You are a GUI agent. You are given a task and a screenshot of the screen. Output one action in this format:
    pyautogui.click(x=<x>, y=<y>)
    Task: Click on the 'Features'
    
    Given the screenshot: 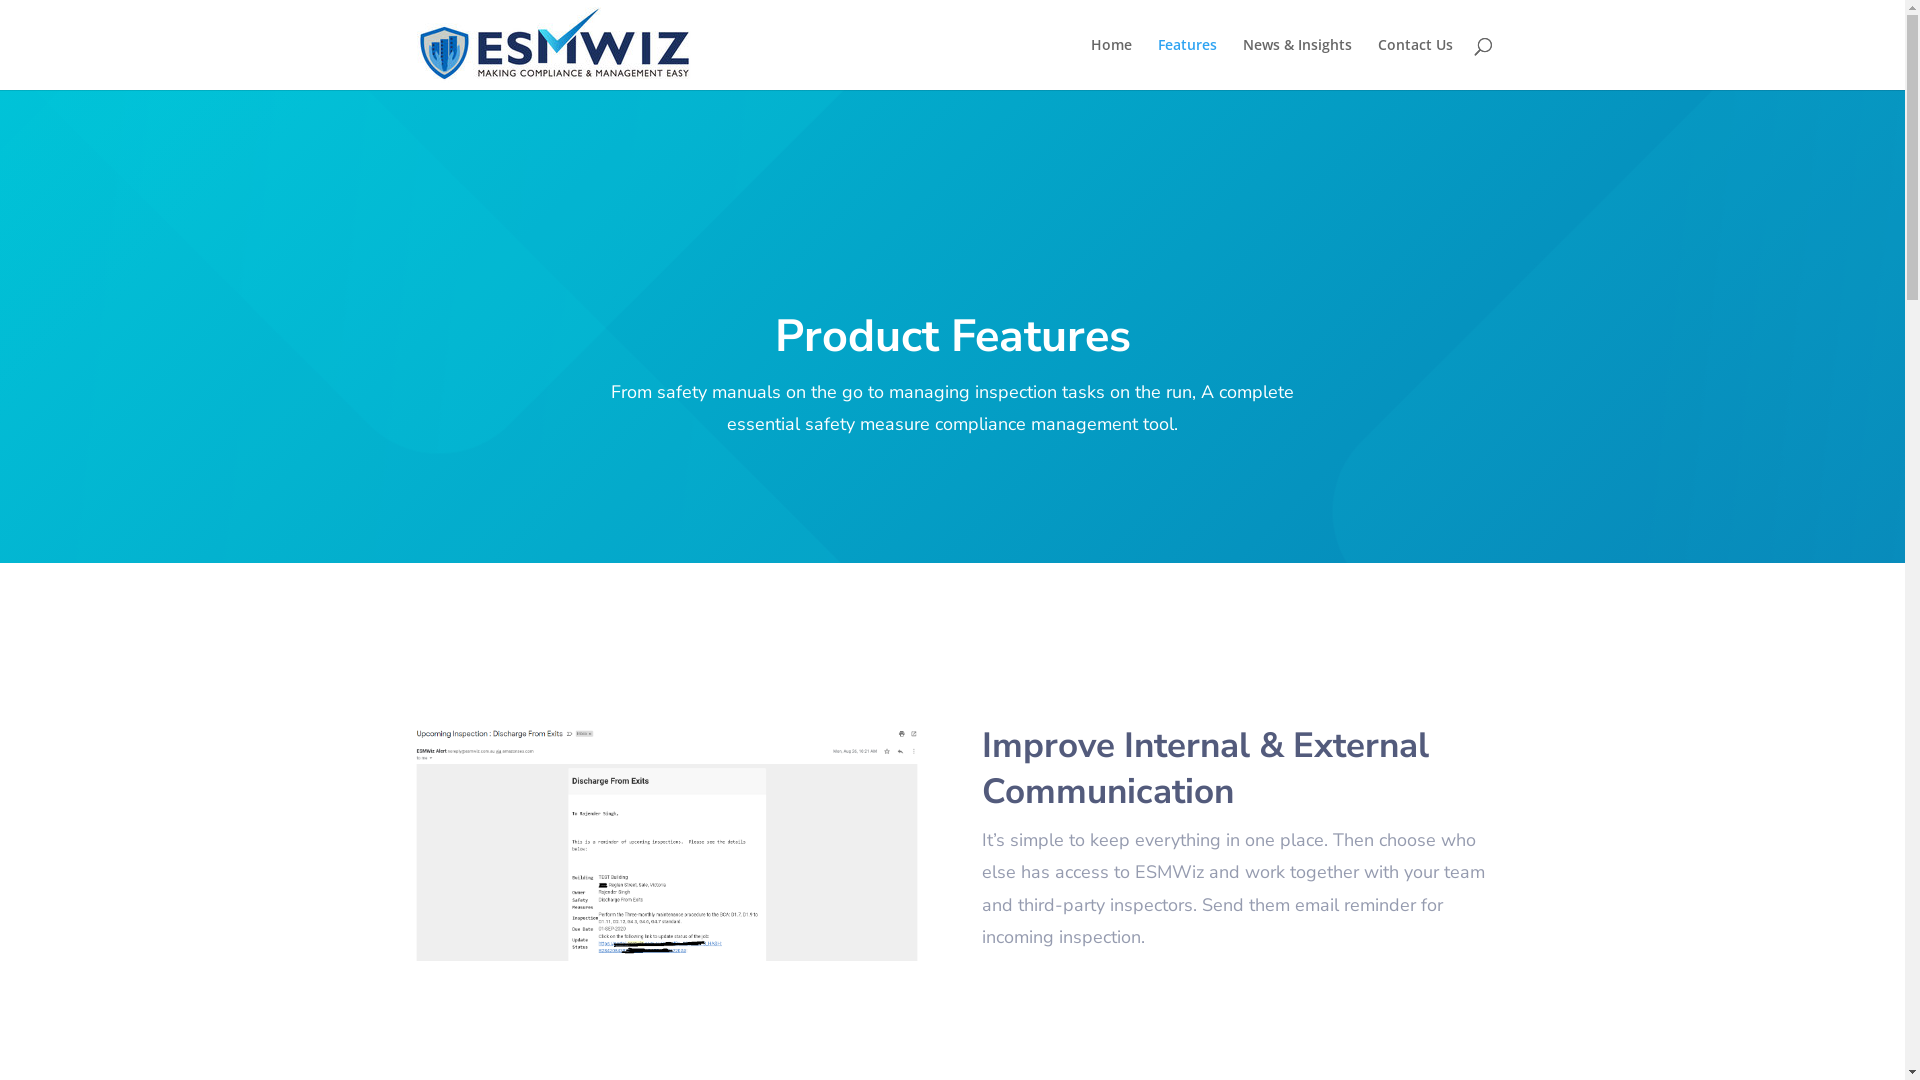 What is the action you would take?
    pyautogui.click(x=1187, y=63)
    